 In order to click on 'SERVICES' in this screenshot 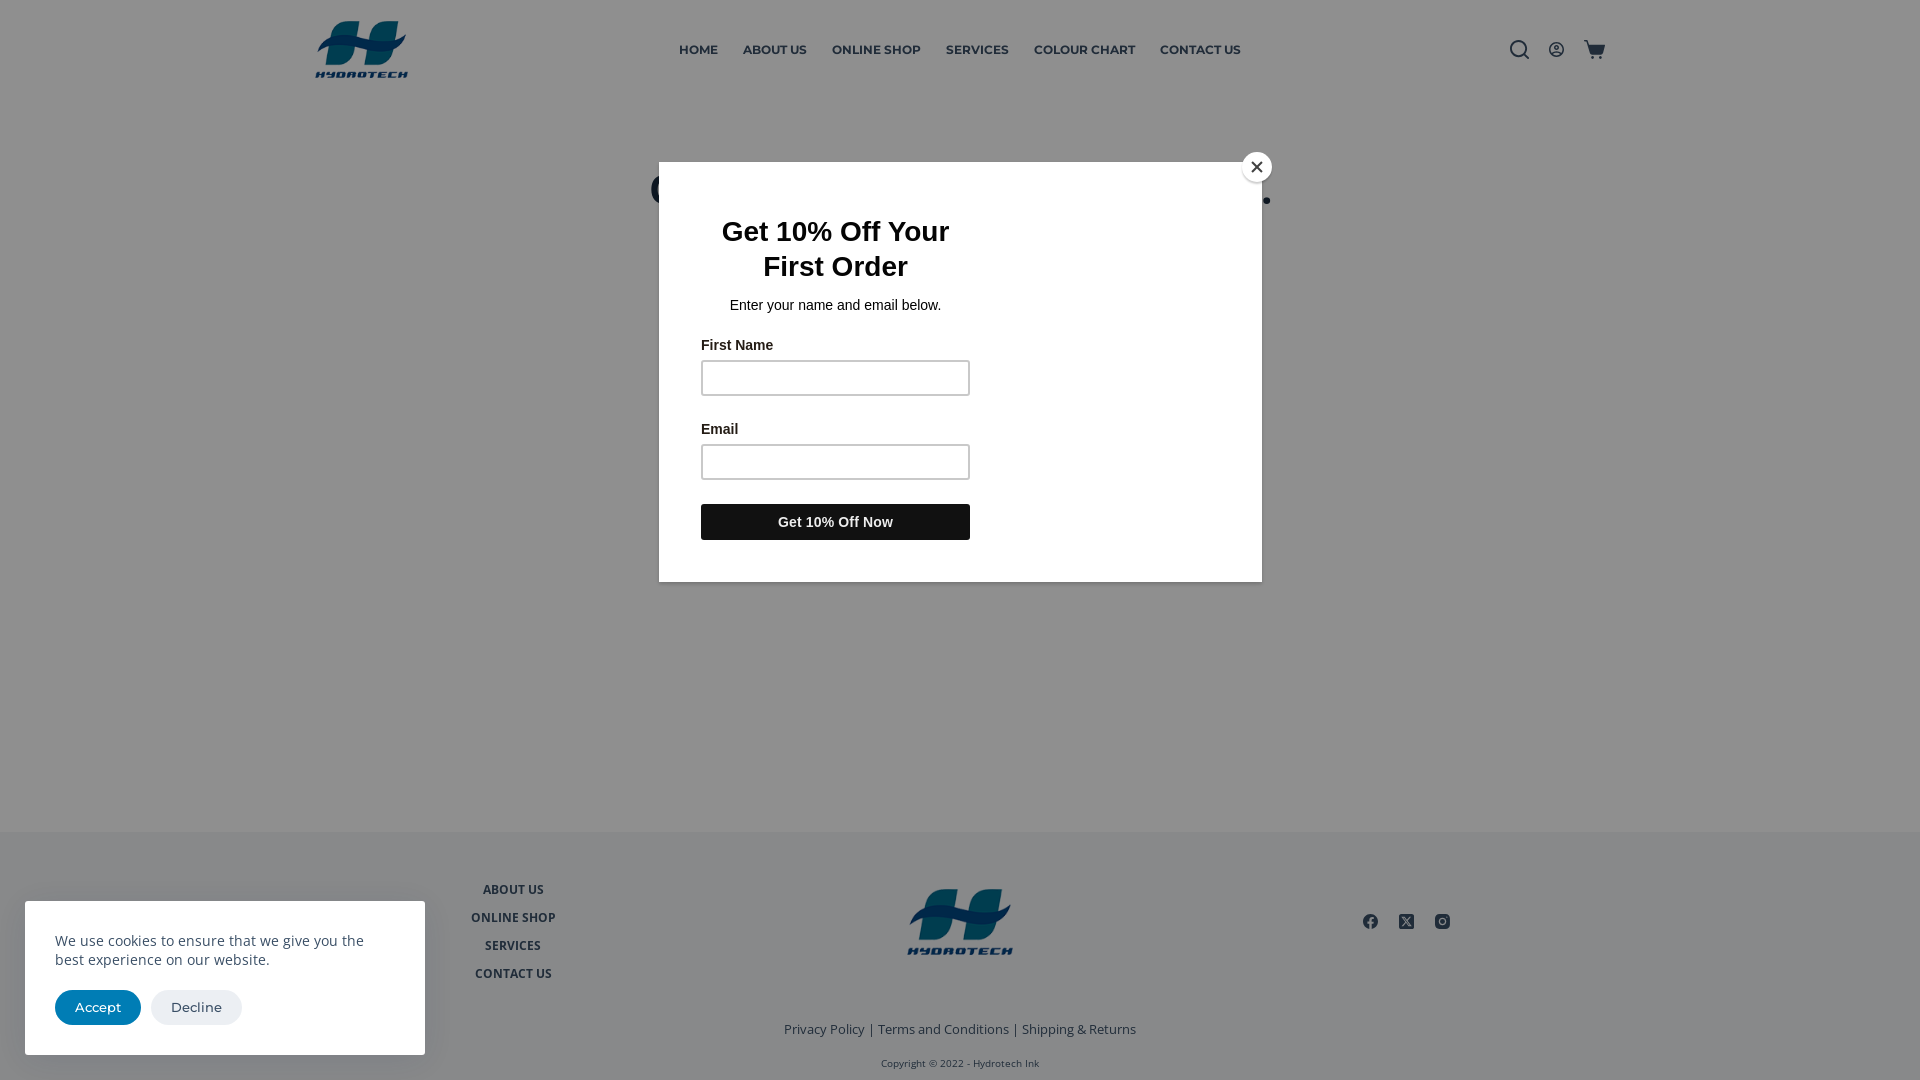, I will do `click(513, 945)`.